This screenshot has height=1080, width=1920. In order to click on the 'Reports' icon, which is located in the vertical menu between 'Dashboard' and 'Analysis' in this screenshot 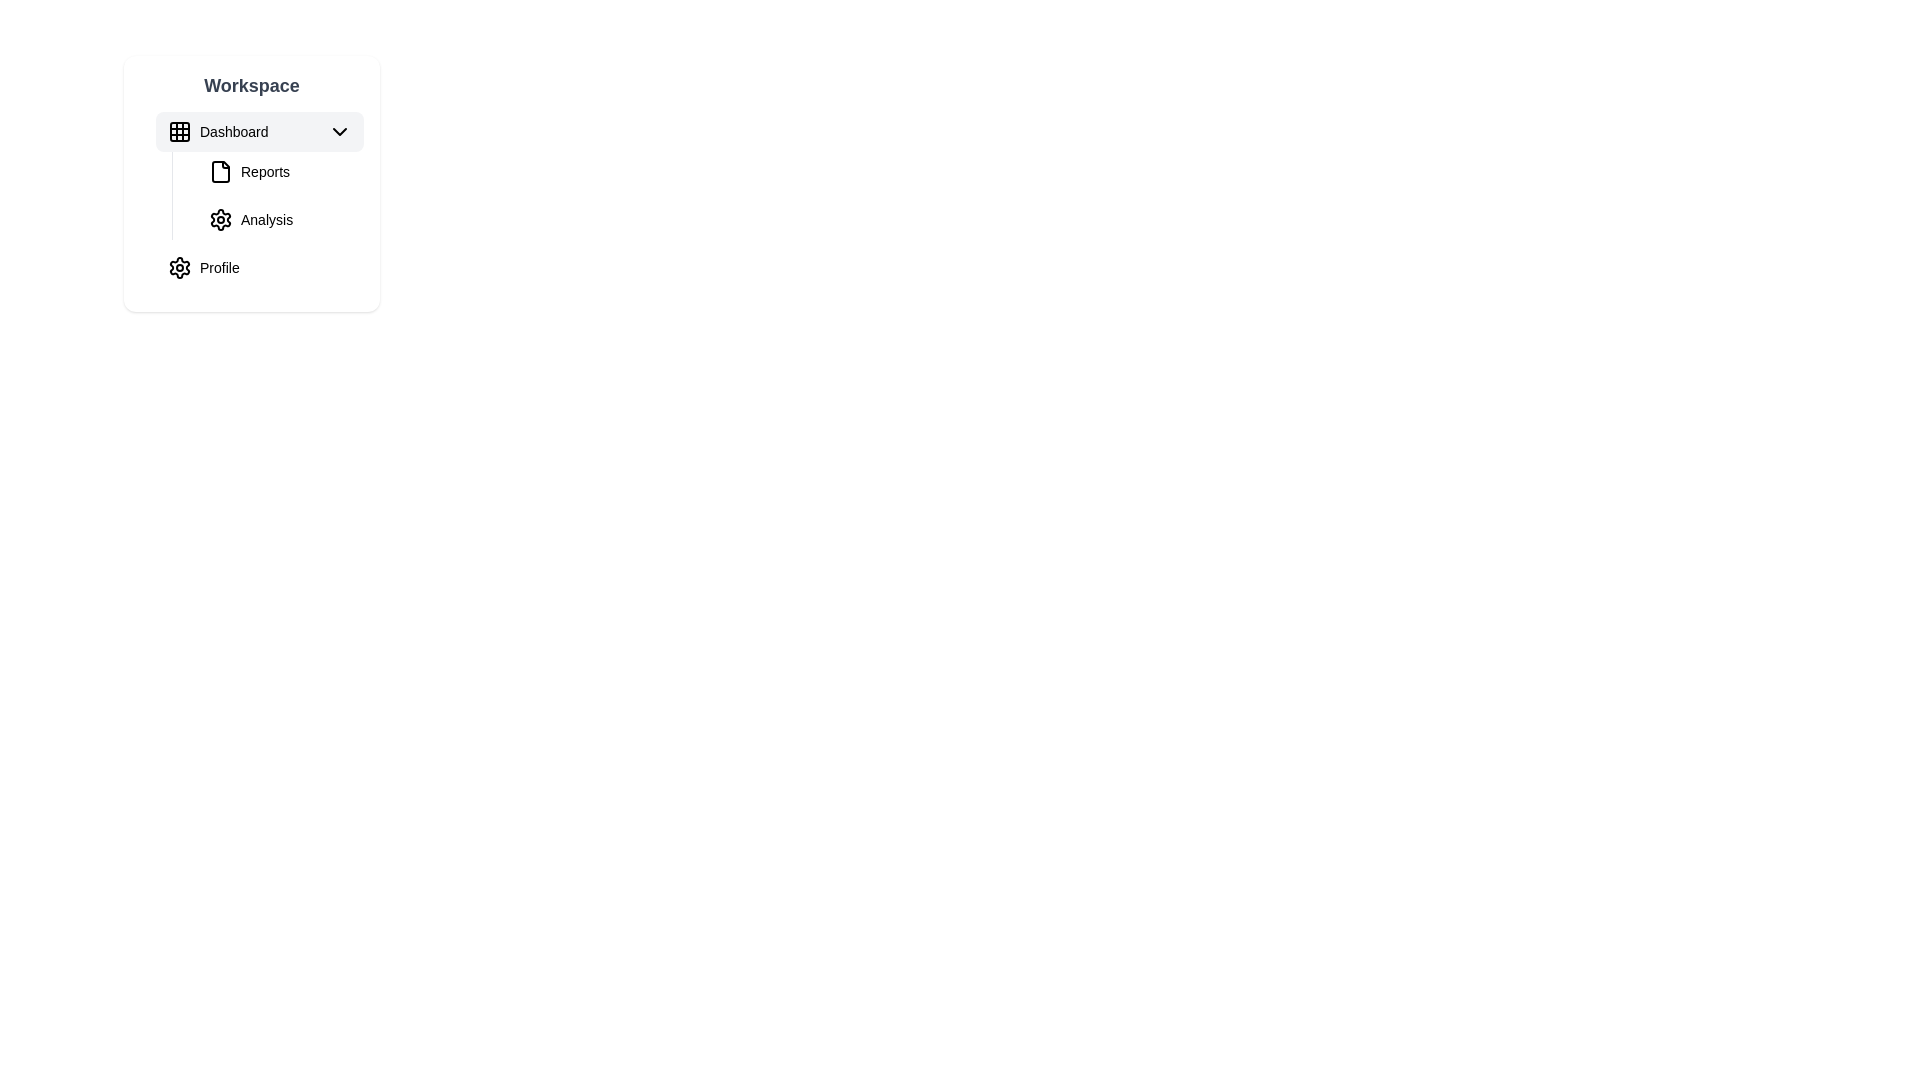, I will do `click(220, 171)`.